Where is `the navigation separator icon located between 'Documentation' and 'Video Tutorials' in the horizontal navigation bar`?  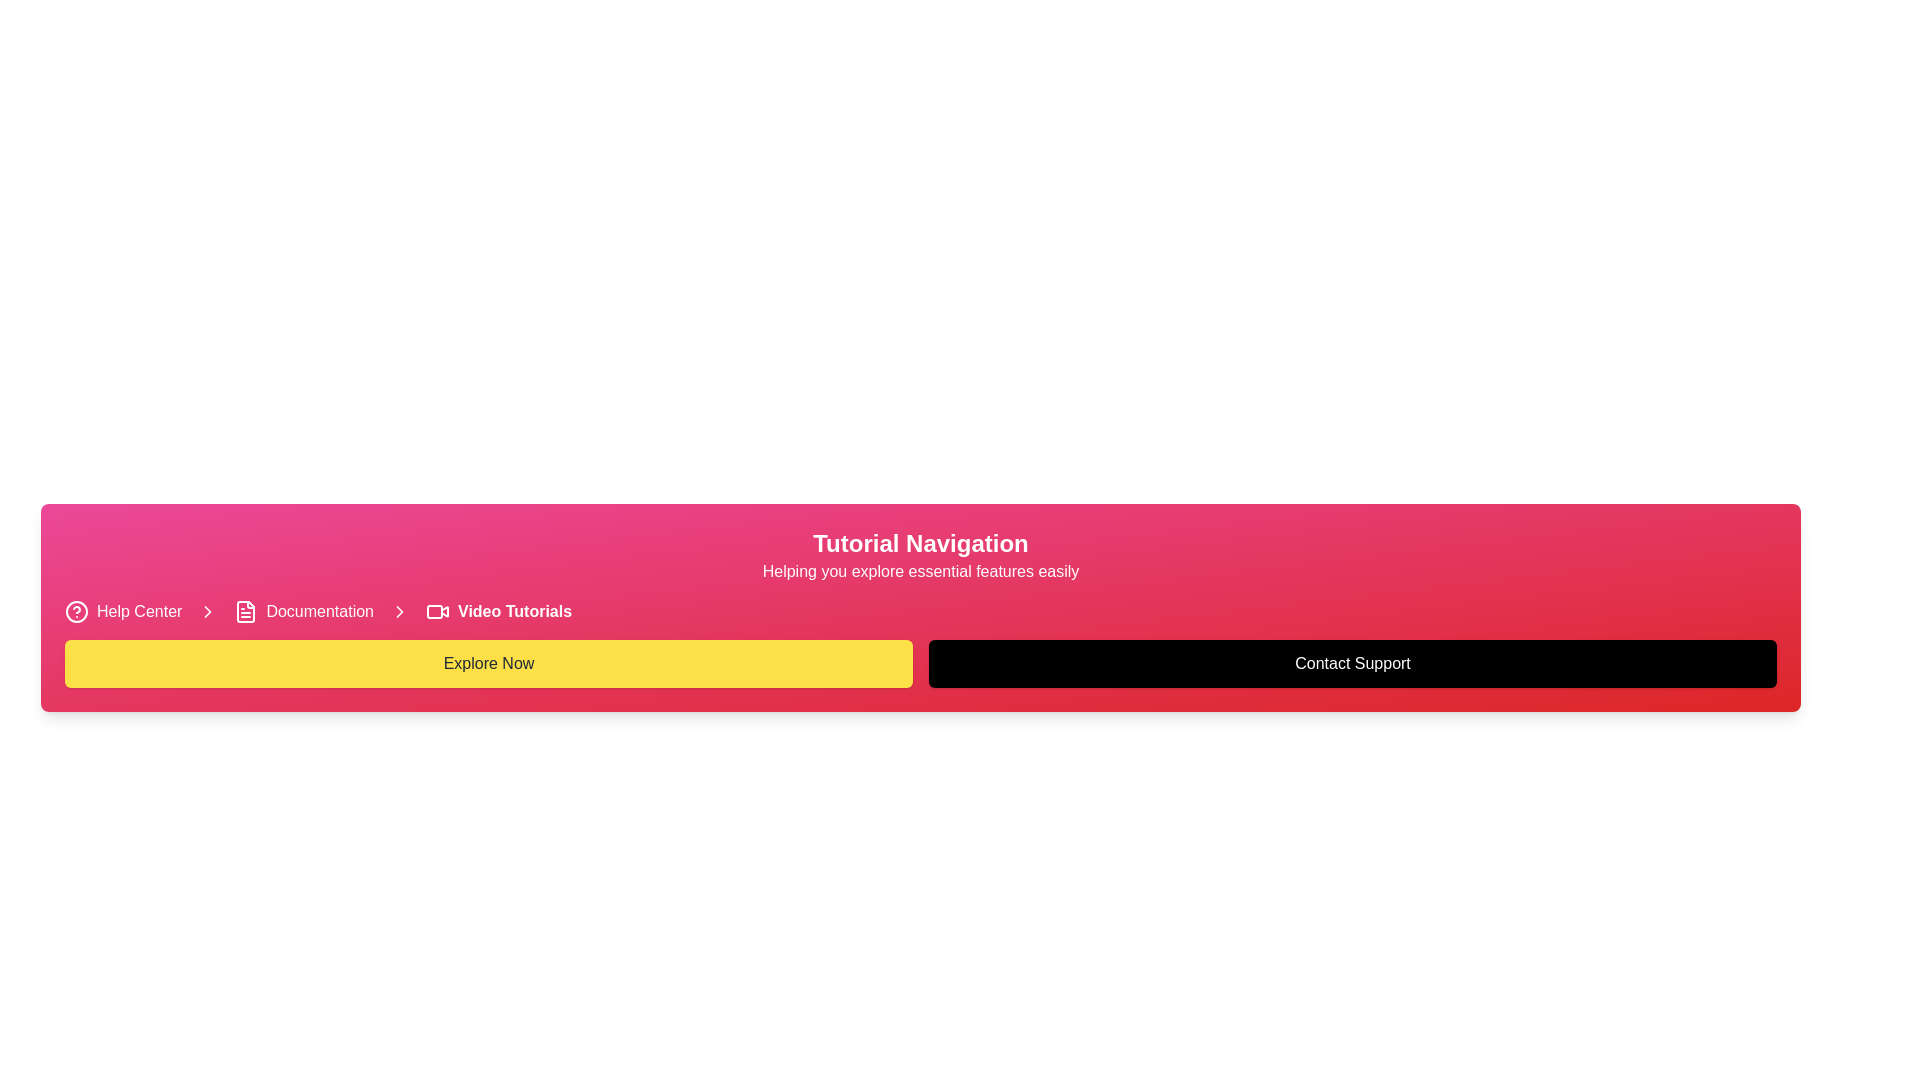 the navigation separator icon located between 'Documentation' and 'Video Tutorials' in the horizontal navigation bar is located at coordinates (399, 611).